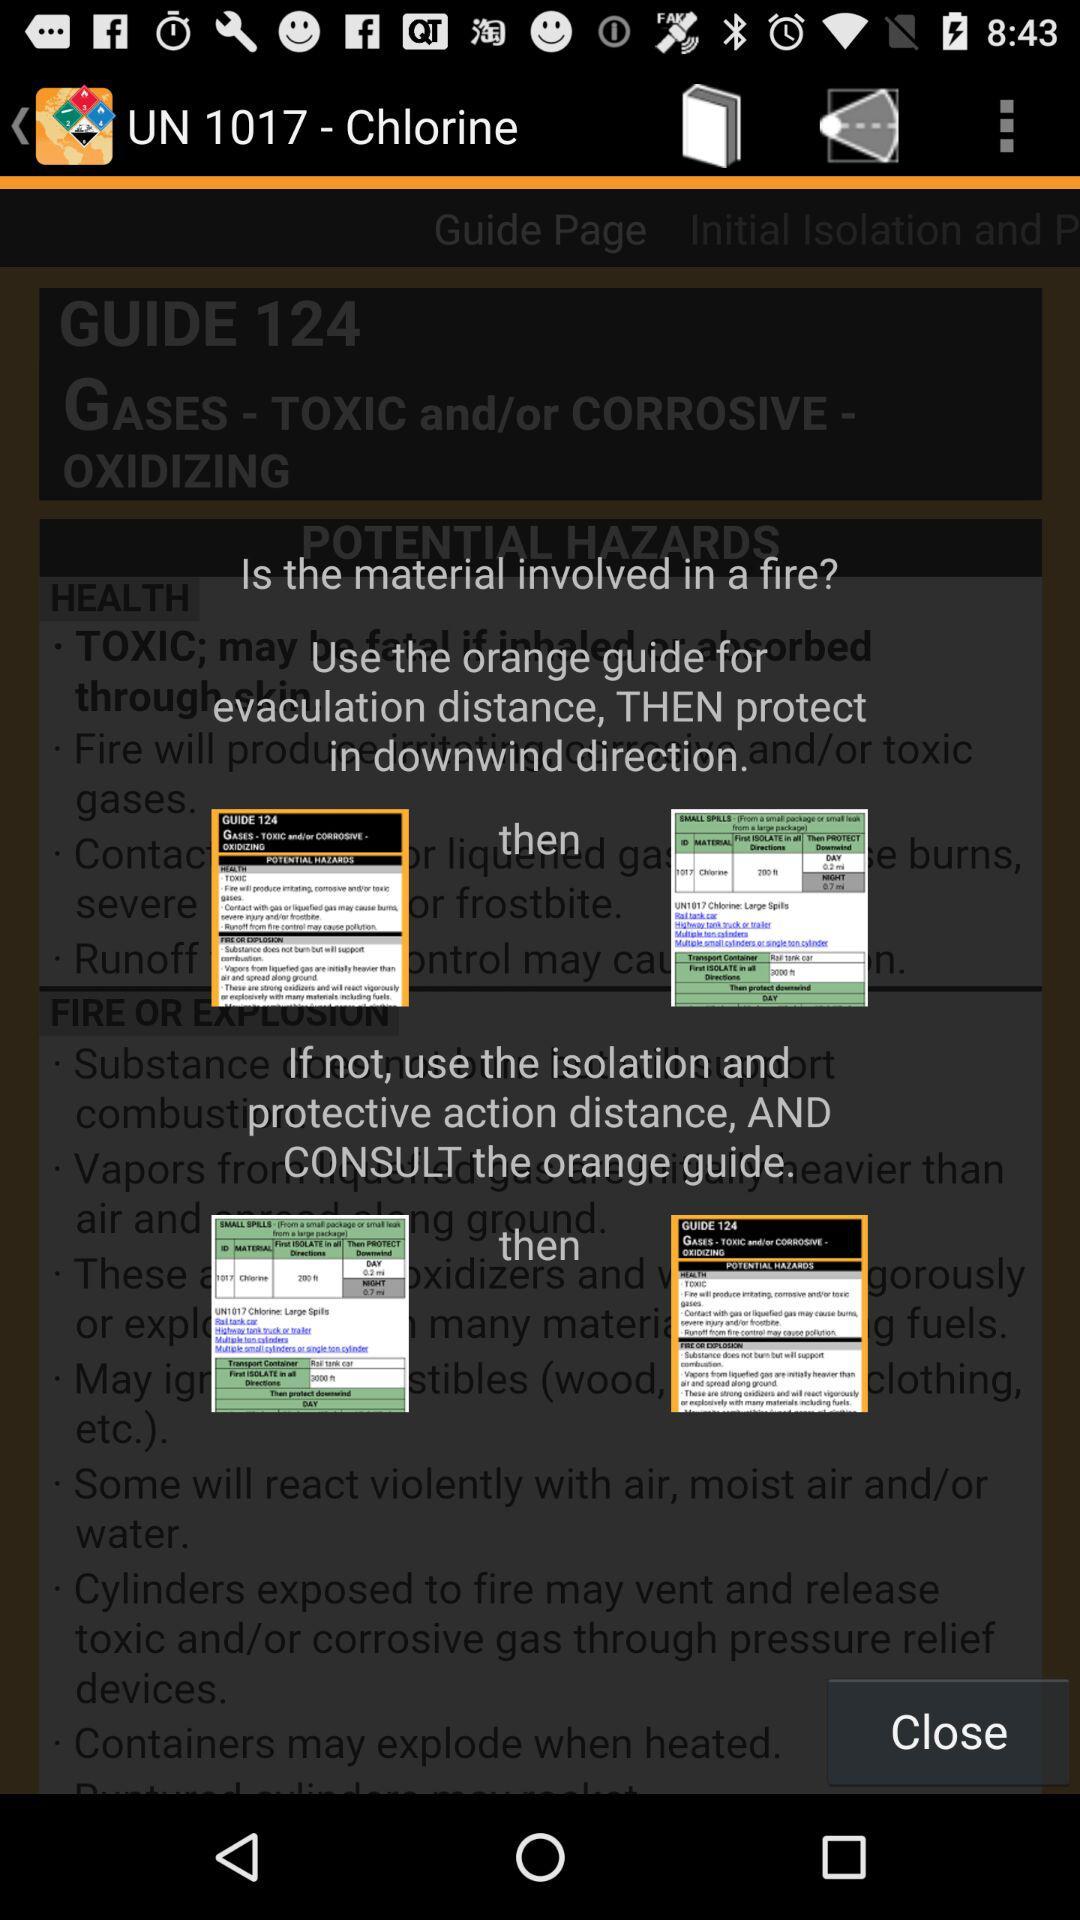  Describe the element at coordinates (540, 1030) in the screenshot. I see `the icon below guide page item` at that location.